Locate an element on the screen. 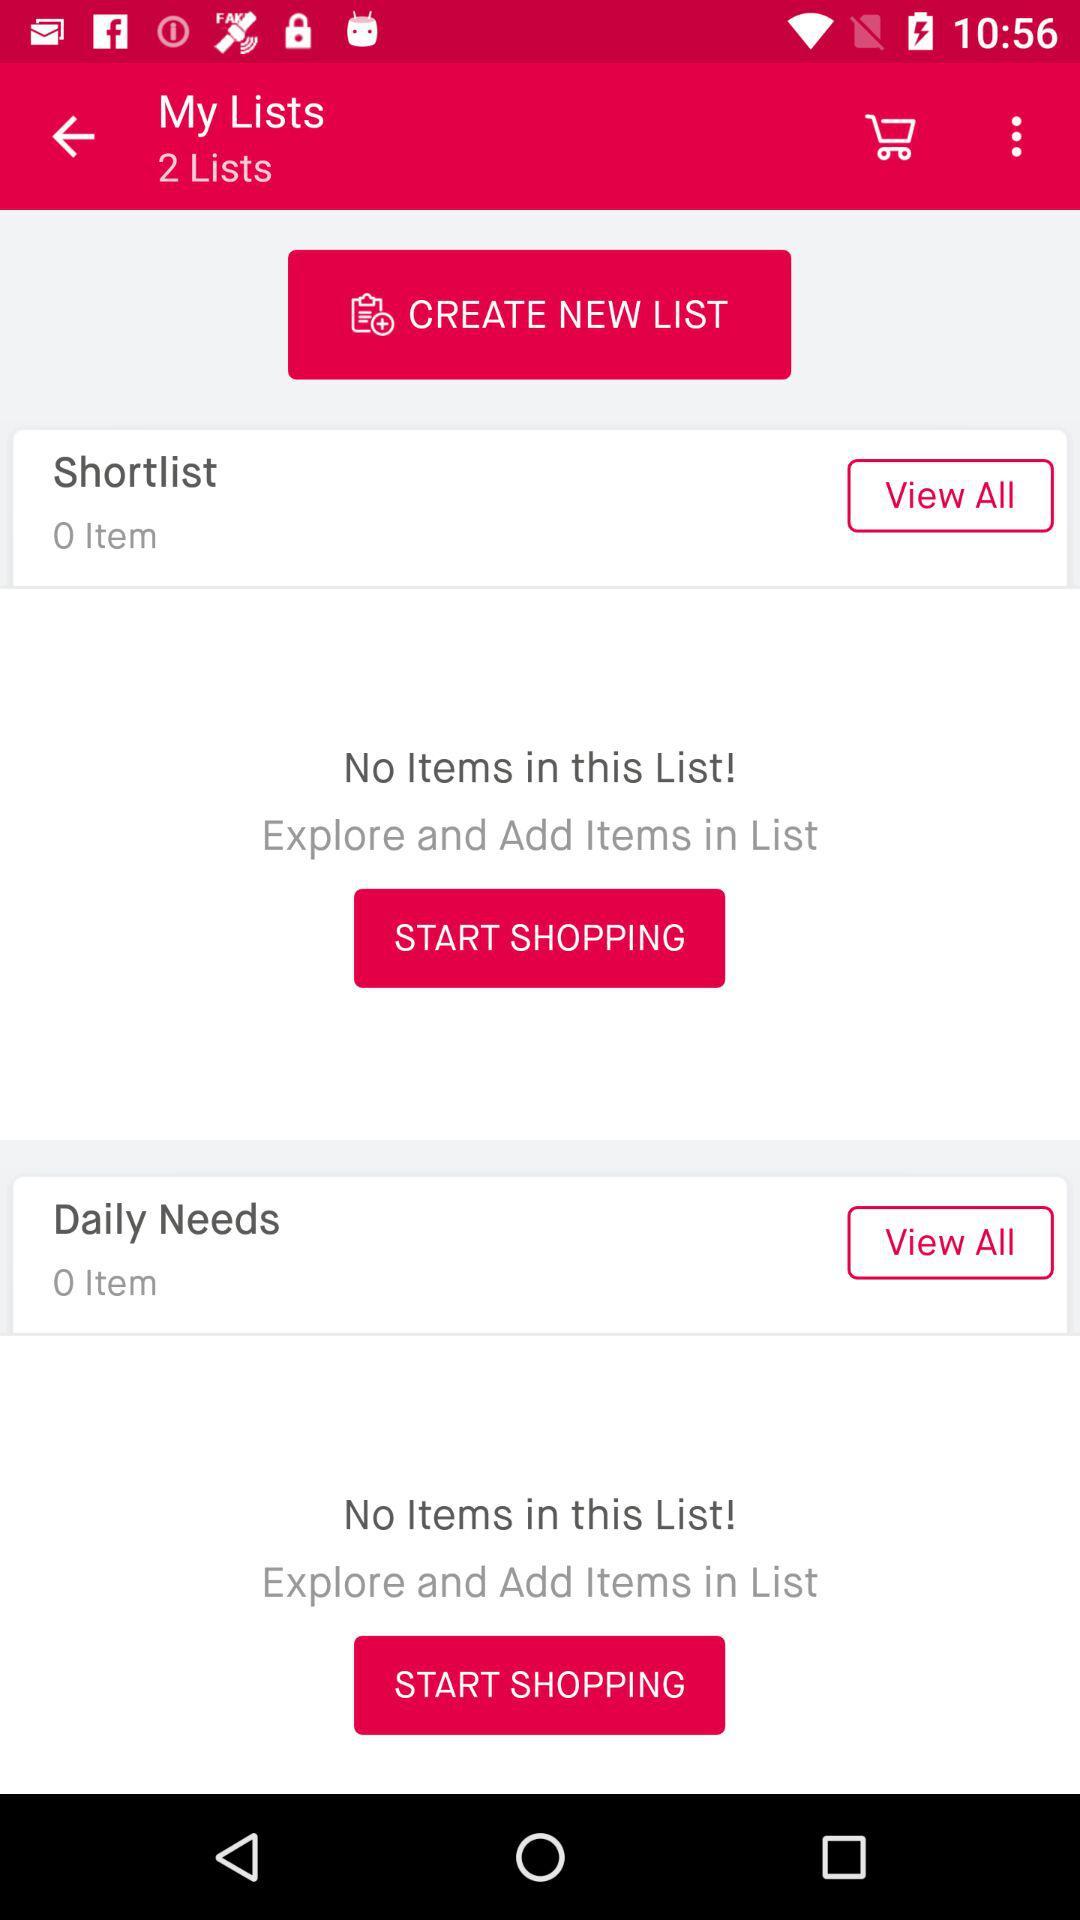 The image size is (1080, 1920). icon above the view all item is located at coordinates (890, 135).